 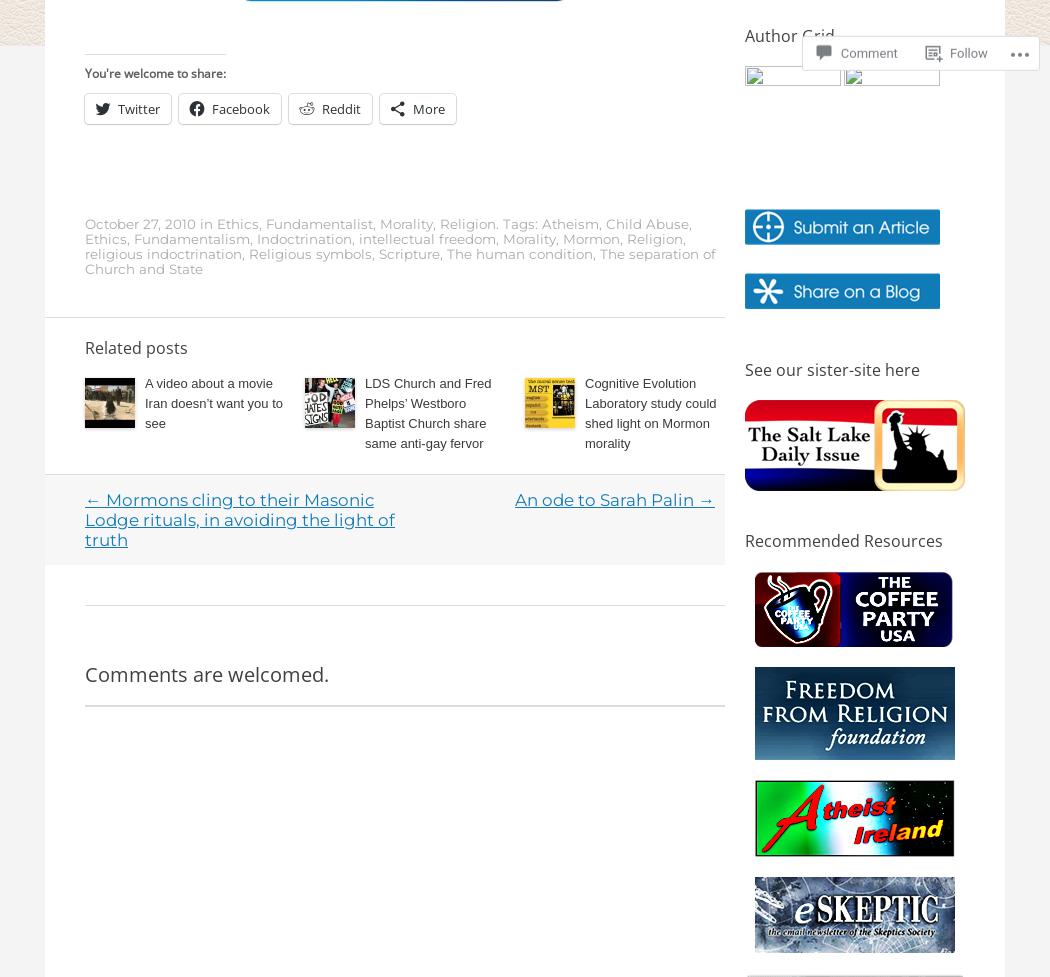 I want to click on 'Child Abuse', so click(x=646, y=223).